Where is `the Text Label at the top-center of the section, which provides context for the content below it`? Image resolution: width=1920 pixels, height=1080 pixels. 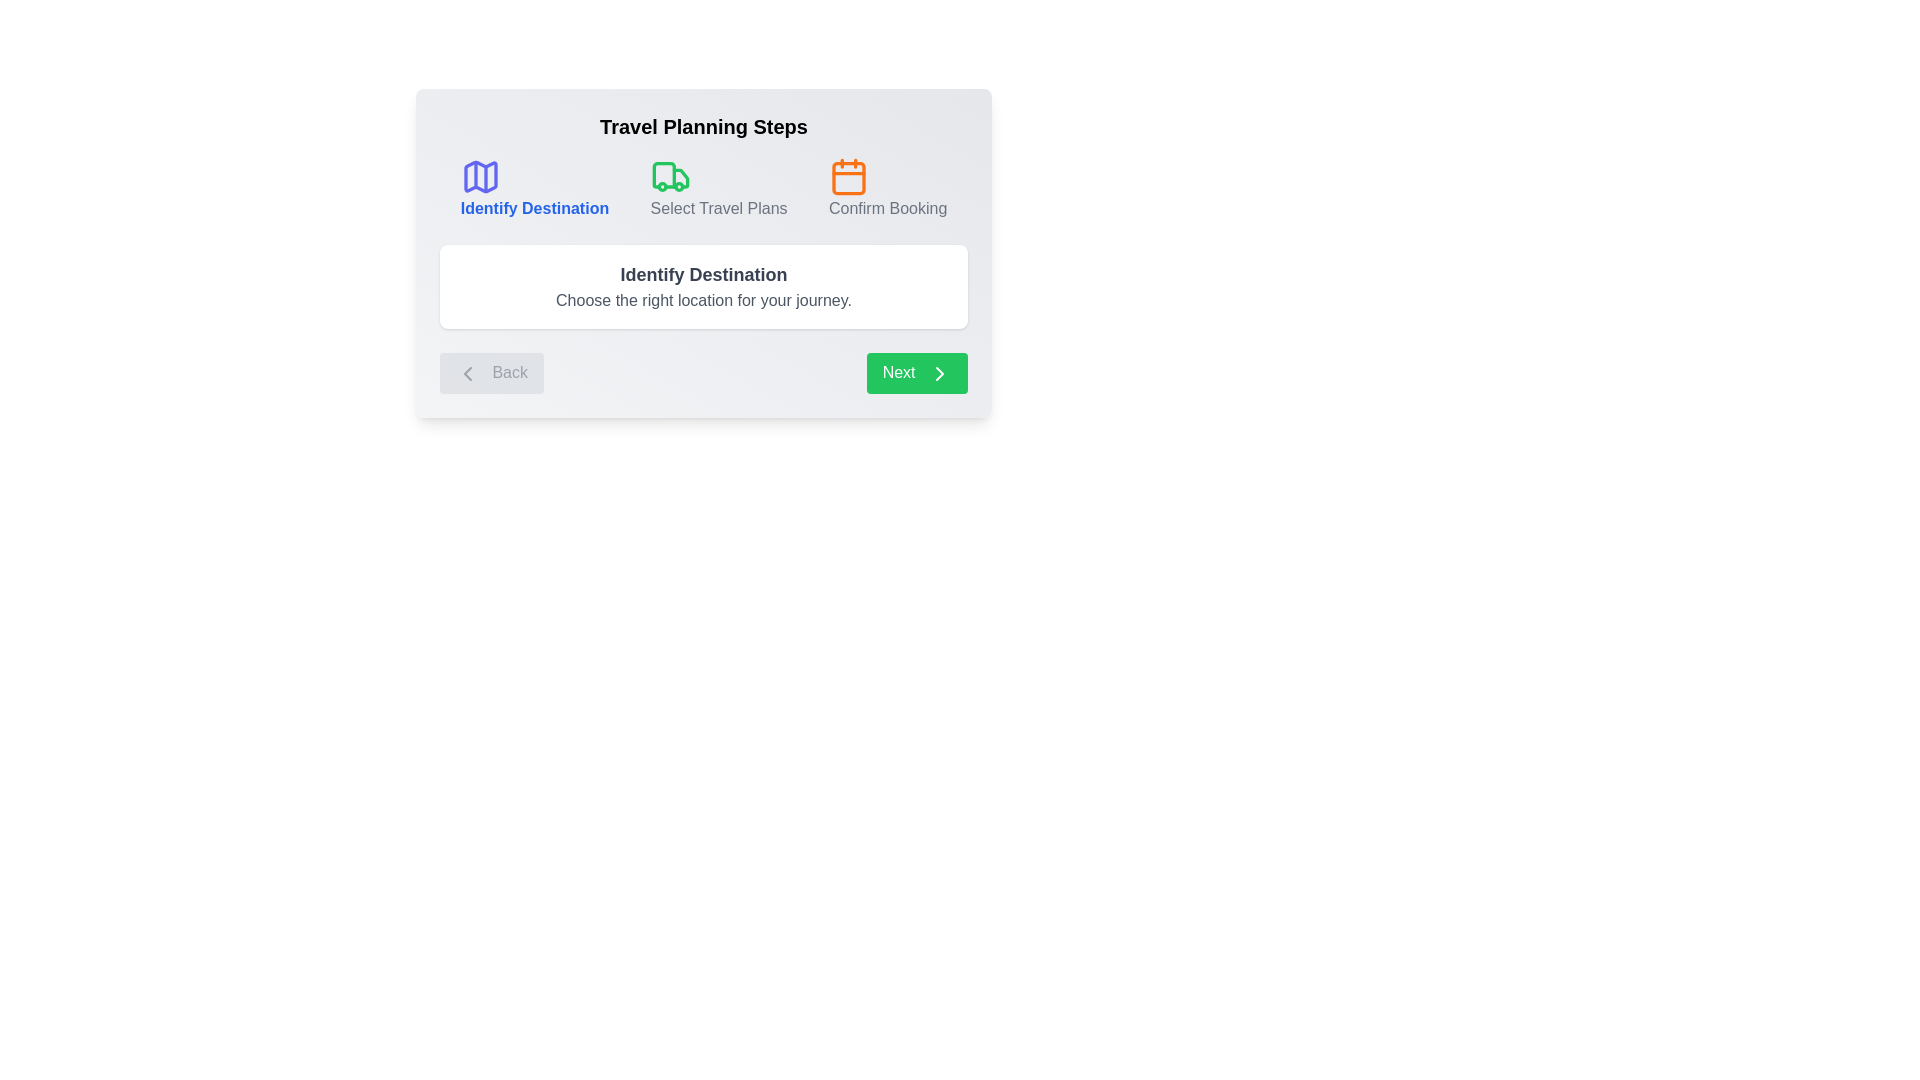
the Text Label at the top-center of the section, which provides context for the content below it is located at coordinates (704, 127).